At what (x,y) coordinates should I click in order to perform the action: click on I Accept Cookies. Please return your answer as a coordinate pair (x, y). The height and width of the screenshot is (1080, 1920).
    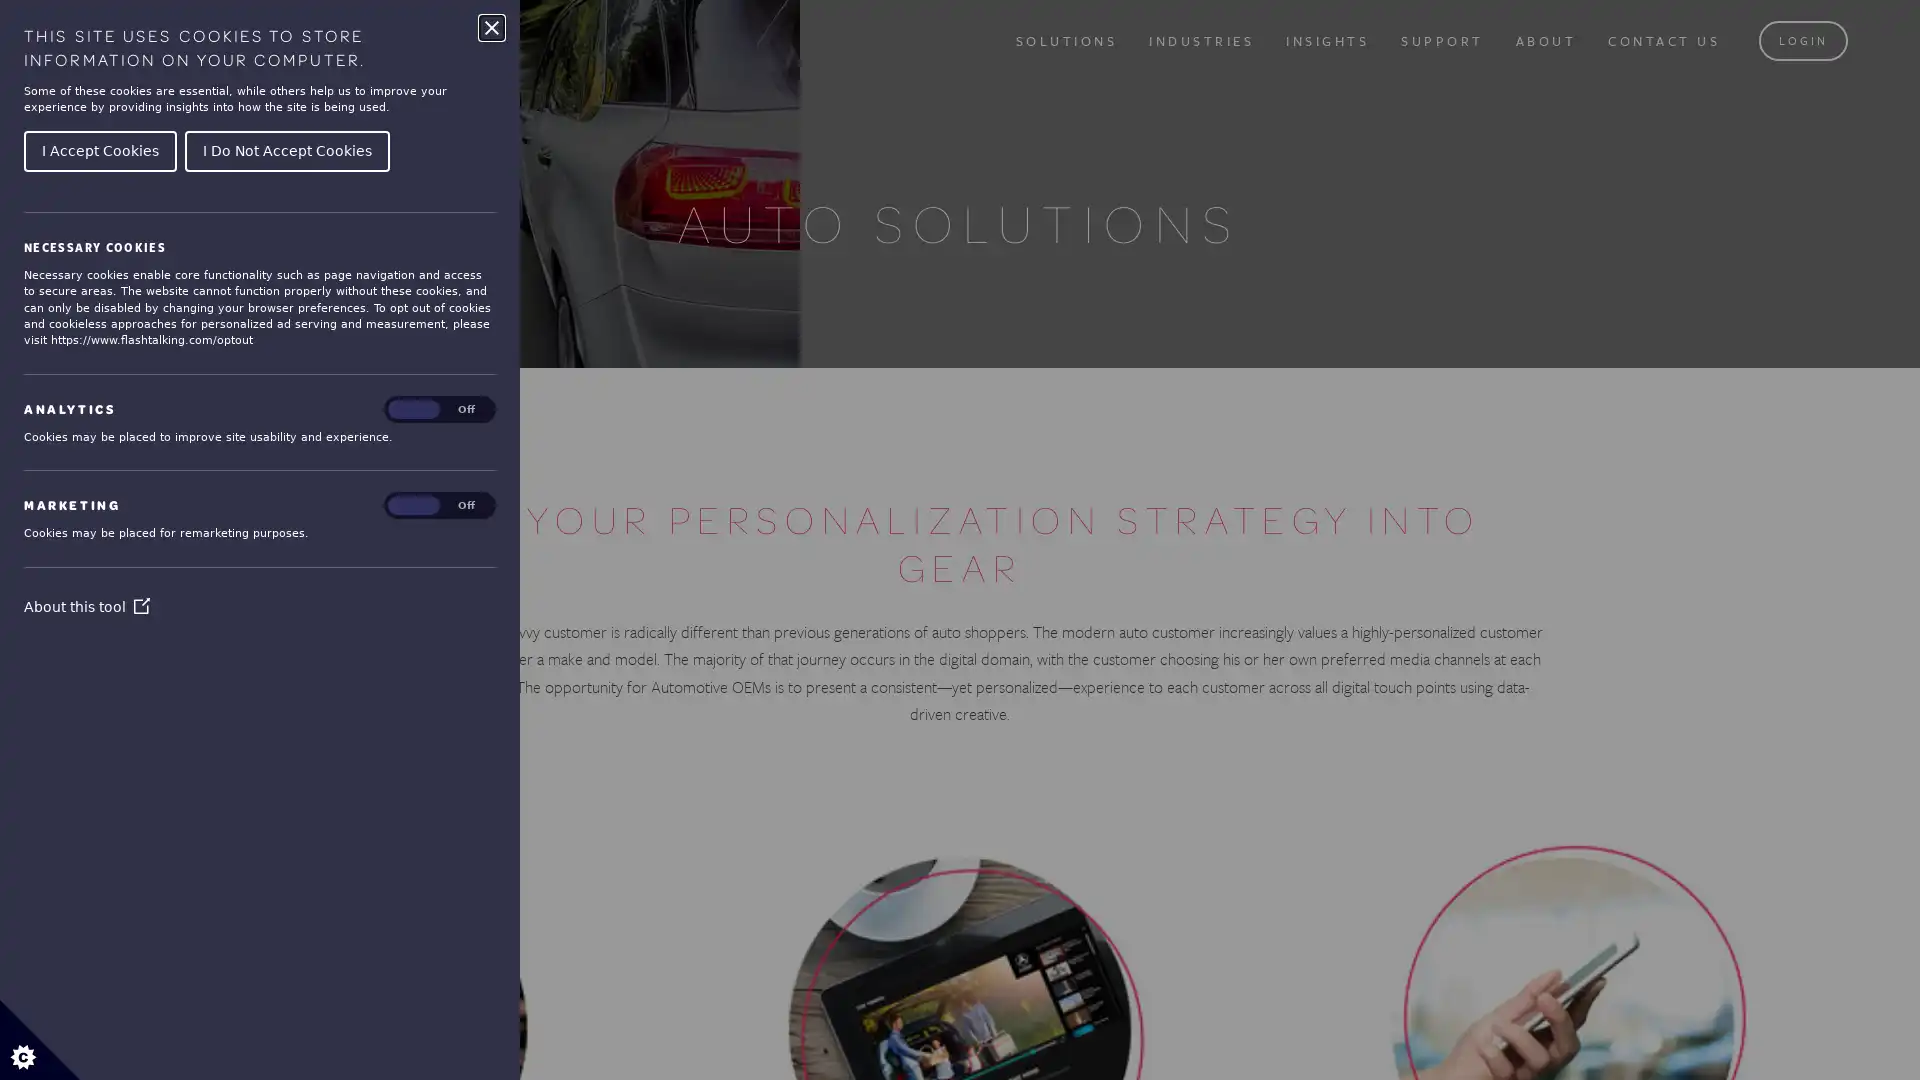
    Looking at the image, I should click on (99, 149).